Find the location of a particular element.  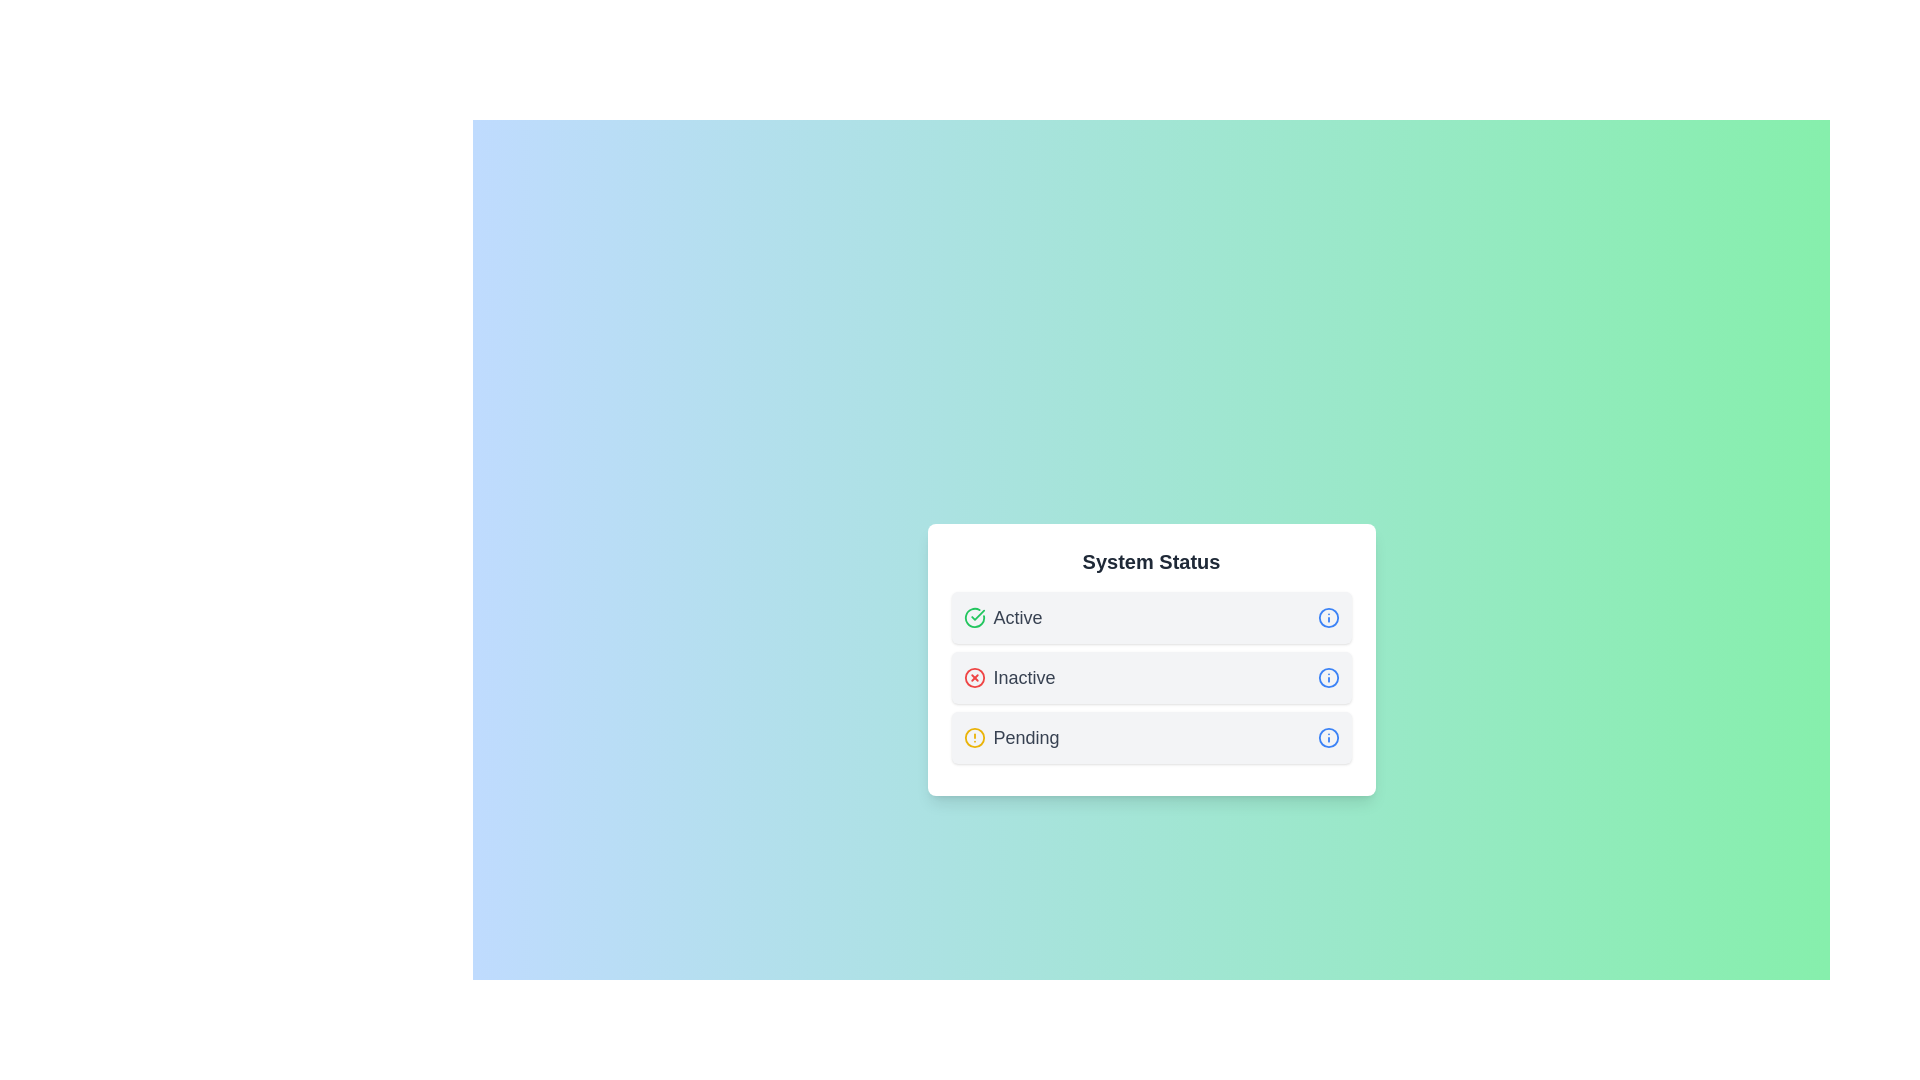

icons associated with the 'Inactive' status option in the middle entry of the System Status list is located at coordinates (1151, 677).